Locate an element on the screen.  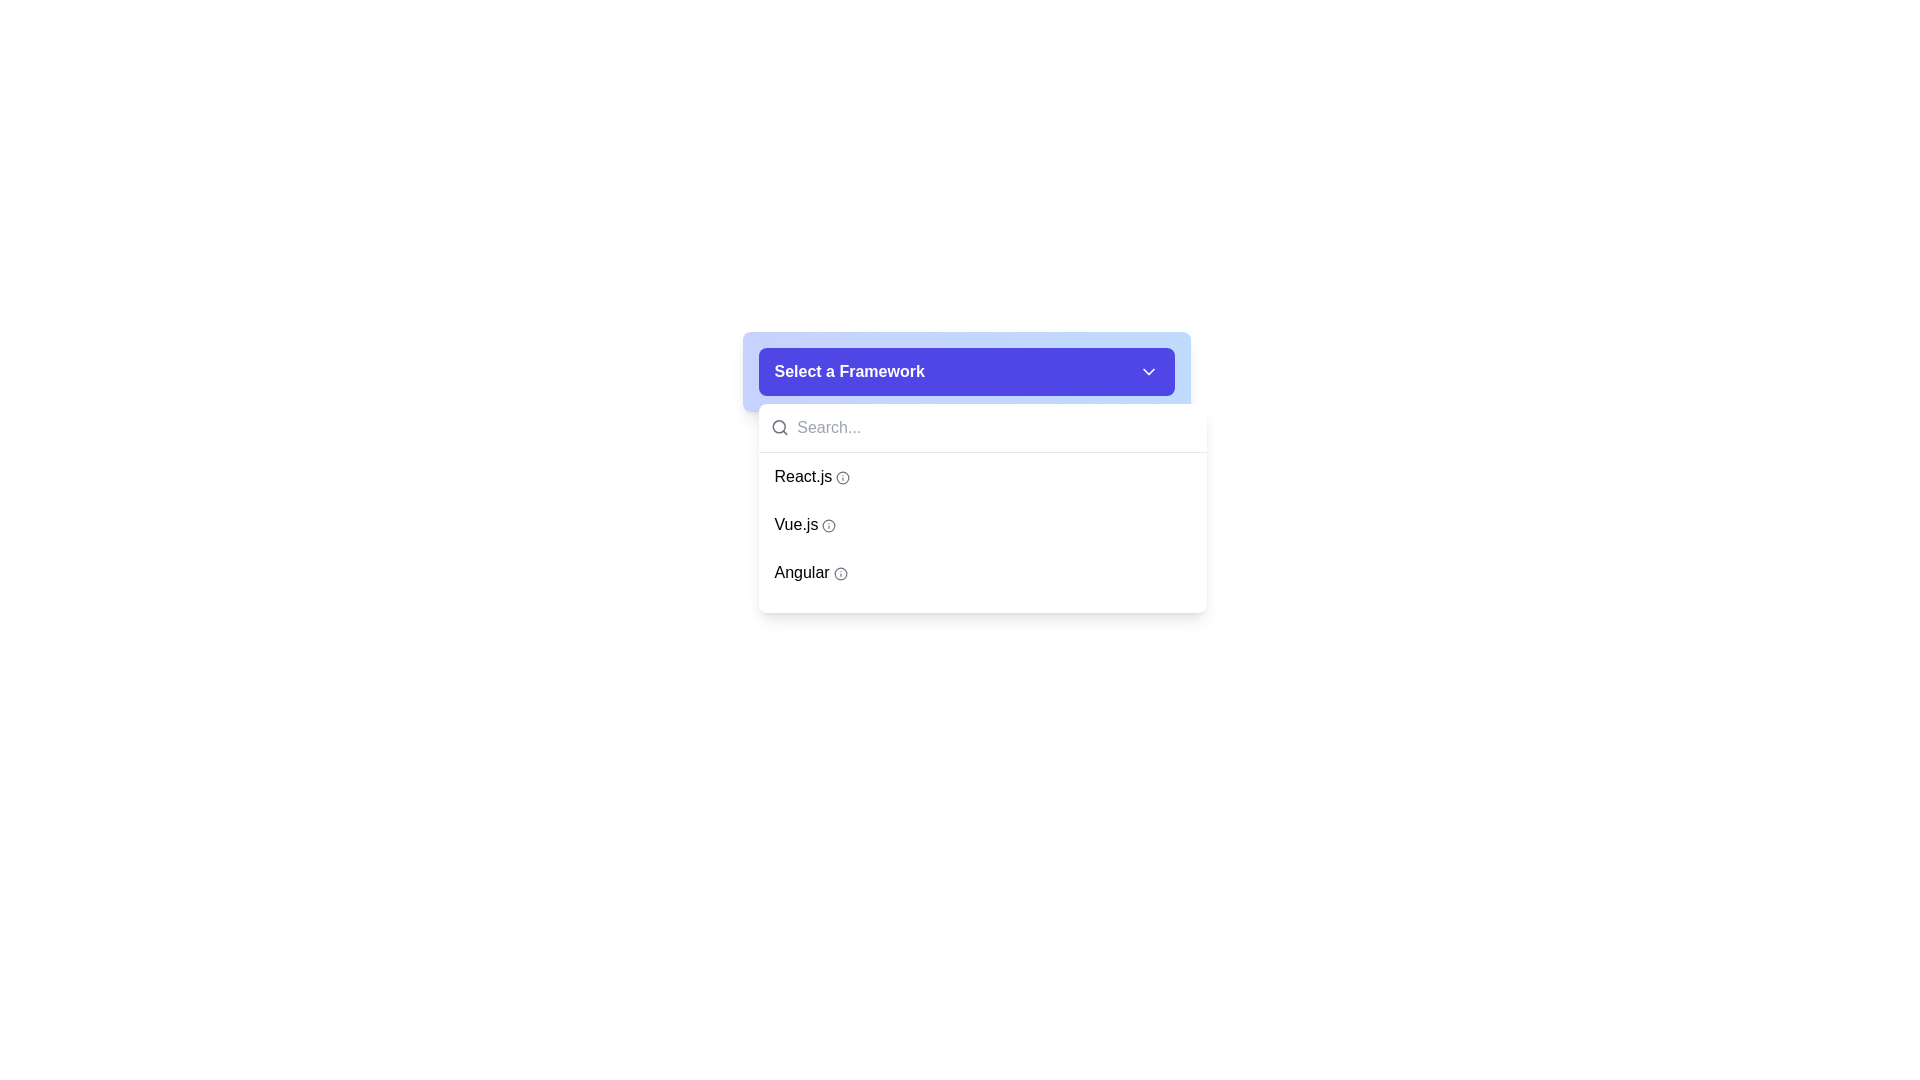
the circular graphical element that is part of the icon structure adjacent to the 'Vue.js' entry in the dropdown list is located at coordinates (829, 524).